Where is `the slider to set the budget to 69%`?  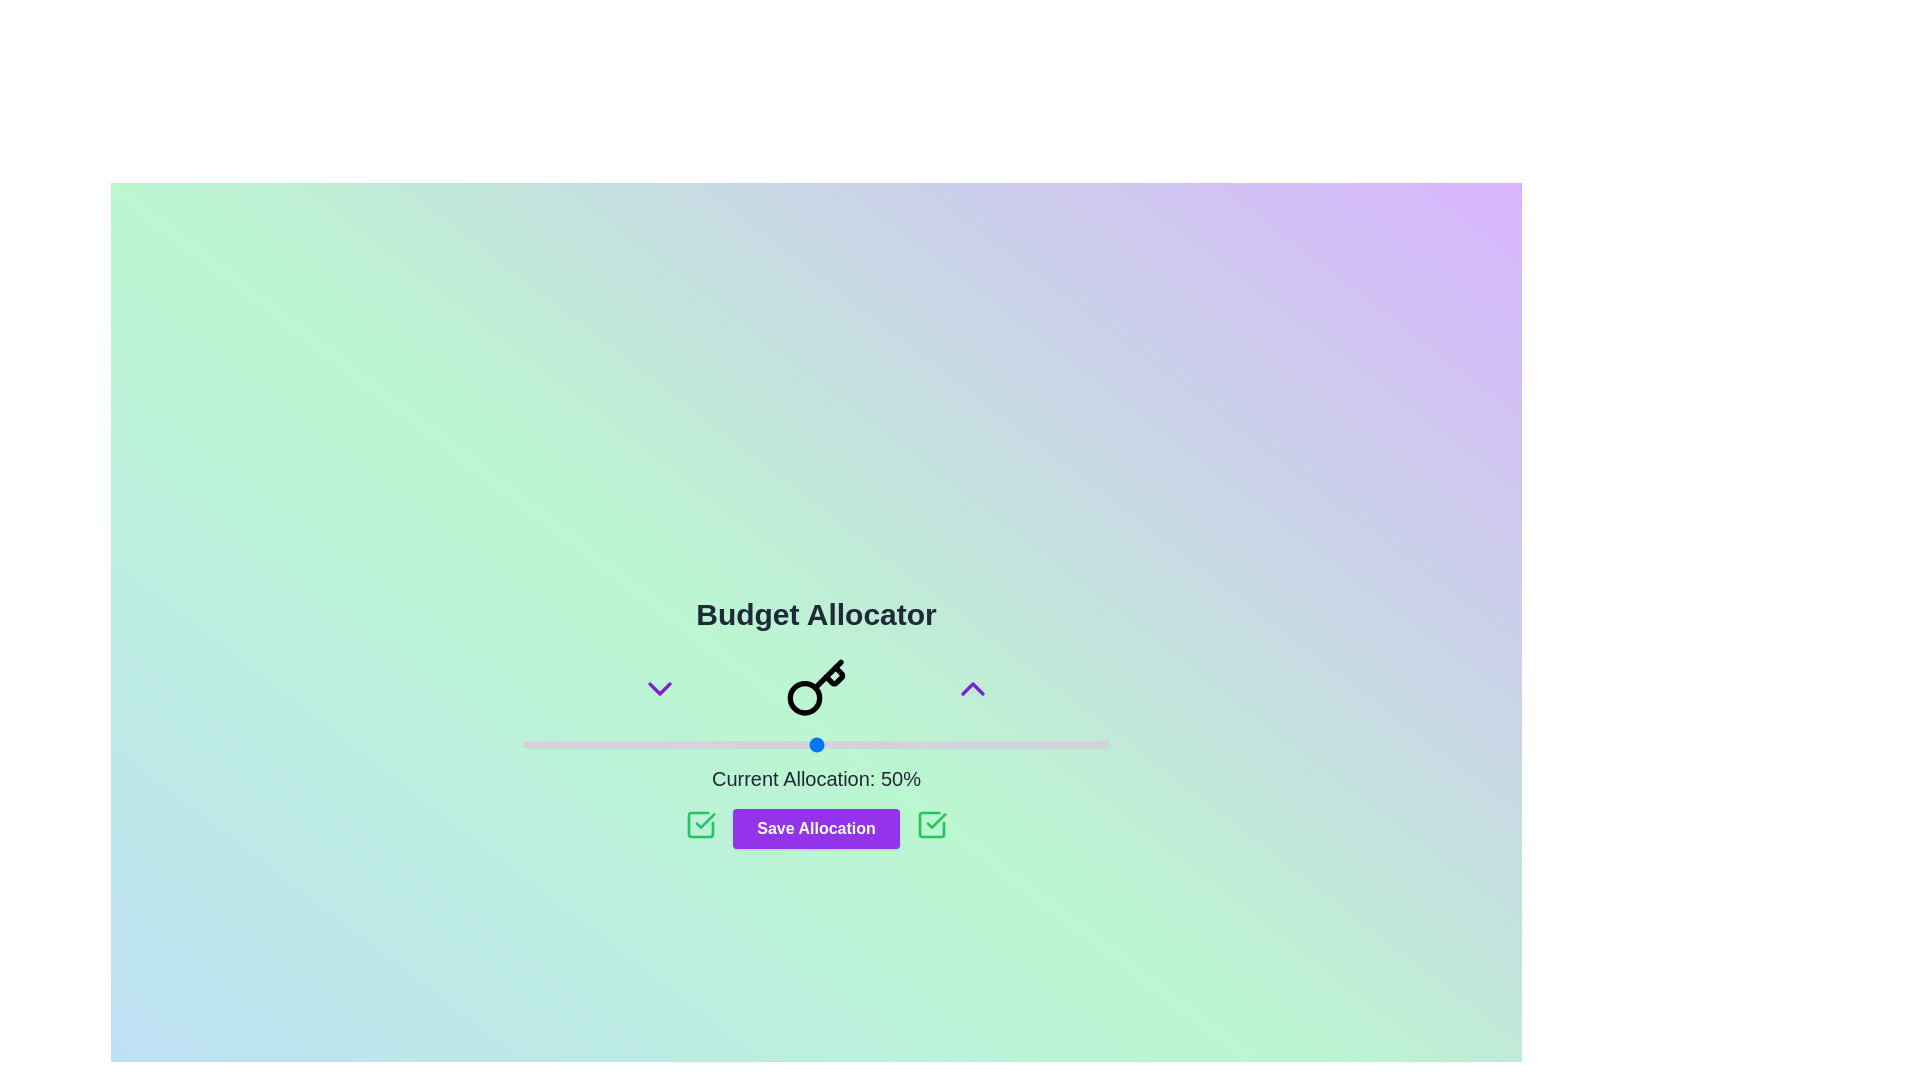 the slider to set the budget to 69% is located at coordinates (927, 744).